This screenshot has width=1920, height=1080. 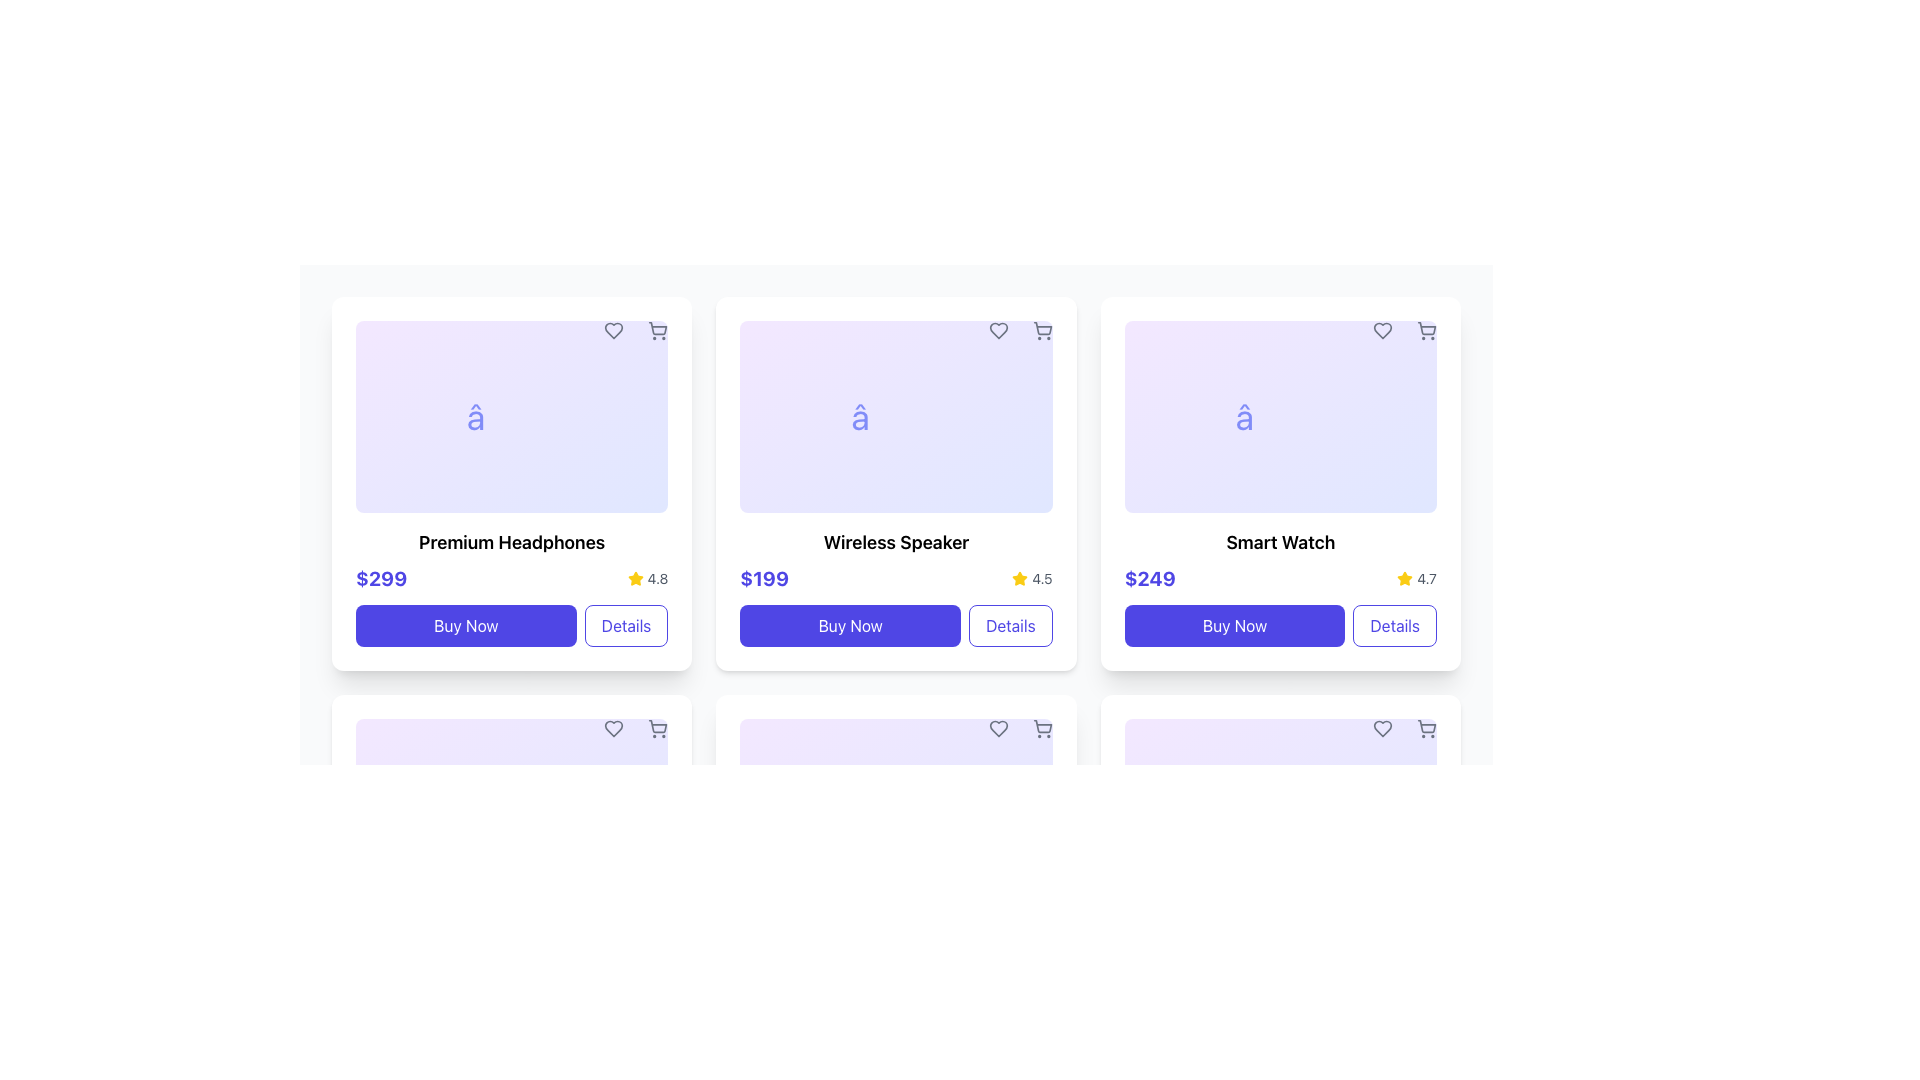 I want to click on the rating display showing '4.5' next to the yellow star icon in the second product card ('Wireless Speaker'), so click(x=1032, y=578).